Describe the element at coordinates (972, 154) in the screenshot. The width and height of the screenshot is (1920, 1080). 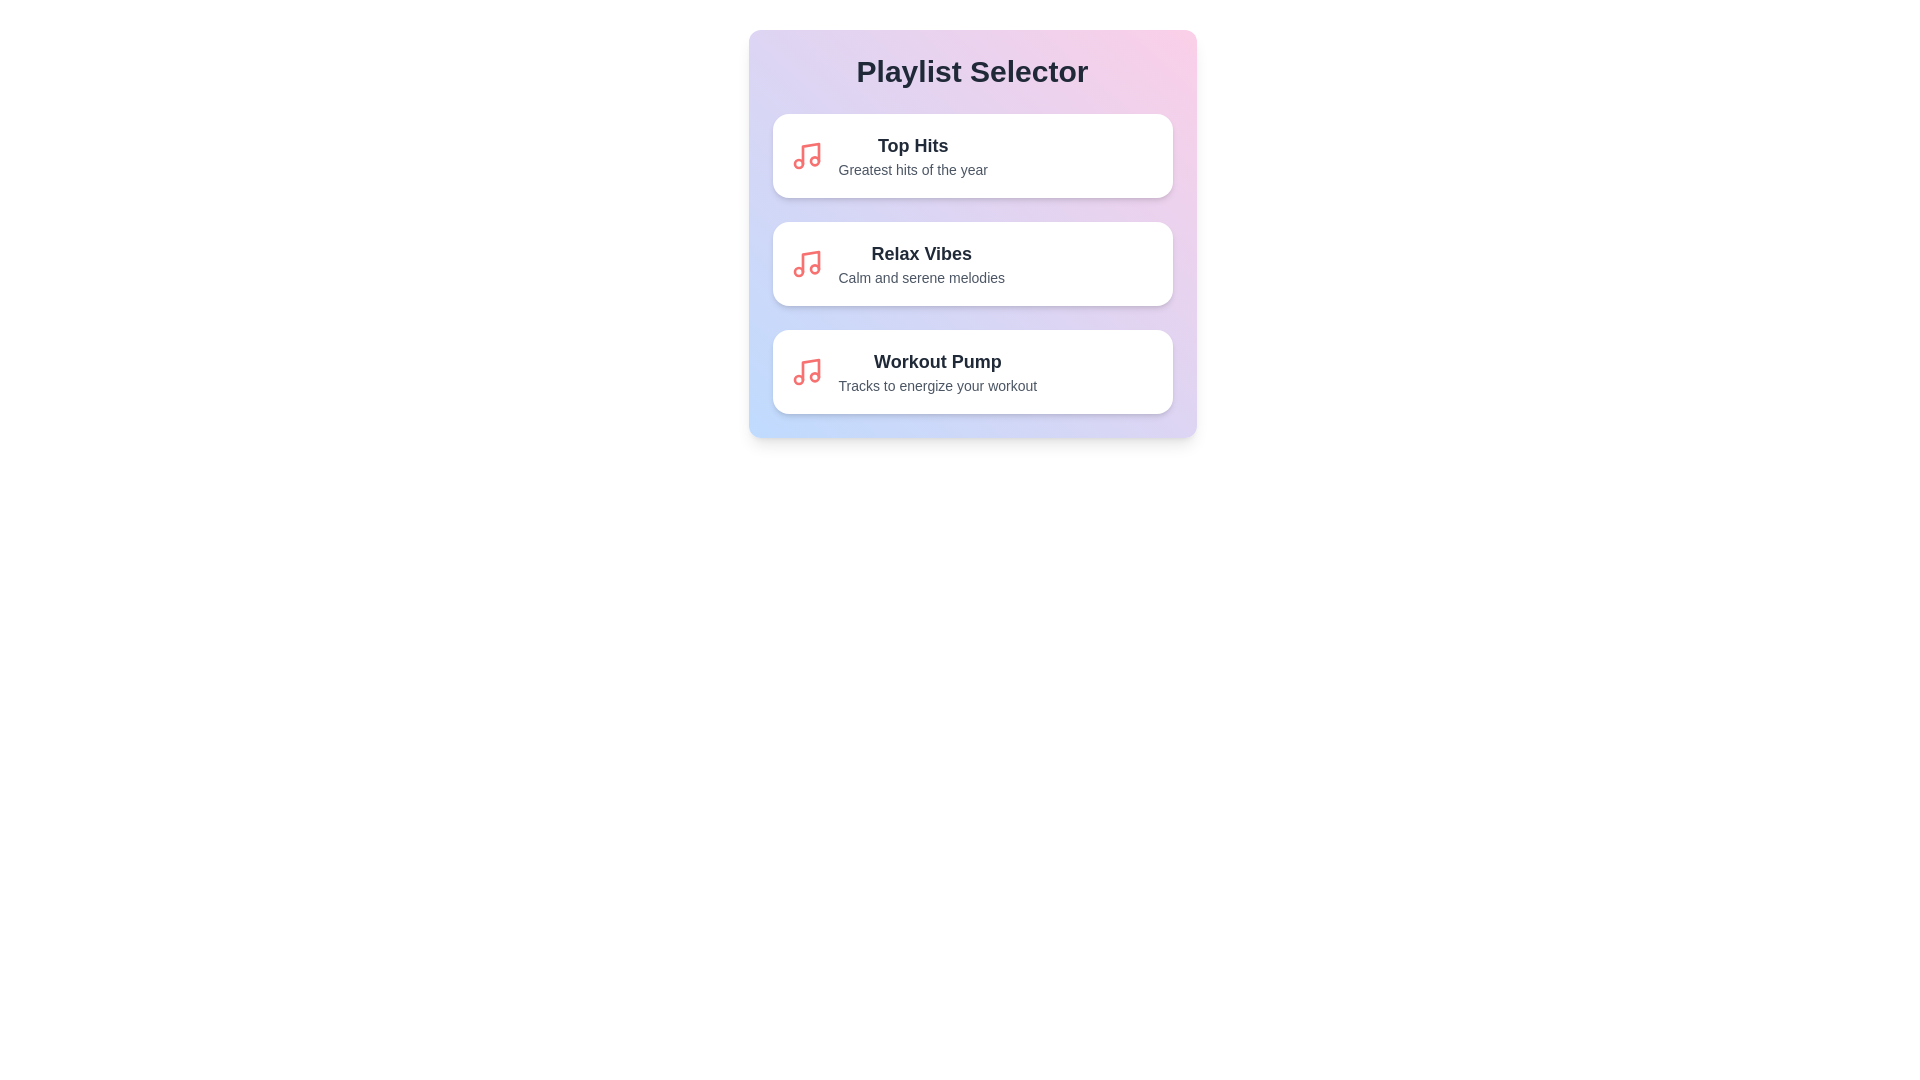
I see `the playlist Top Hits by clicking on its list item` at that location.